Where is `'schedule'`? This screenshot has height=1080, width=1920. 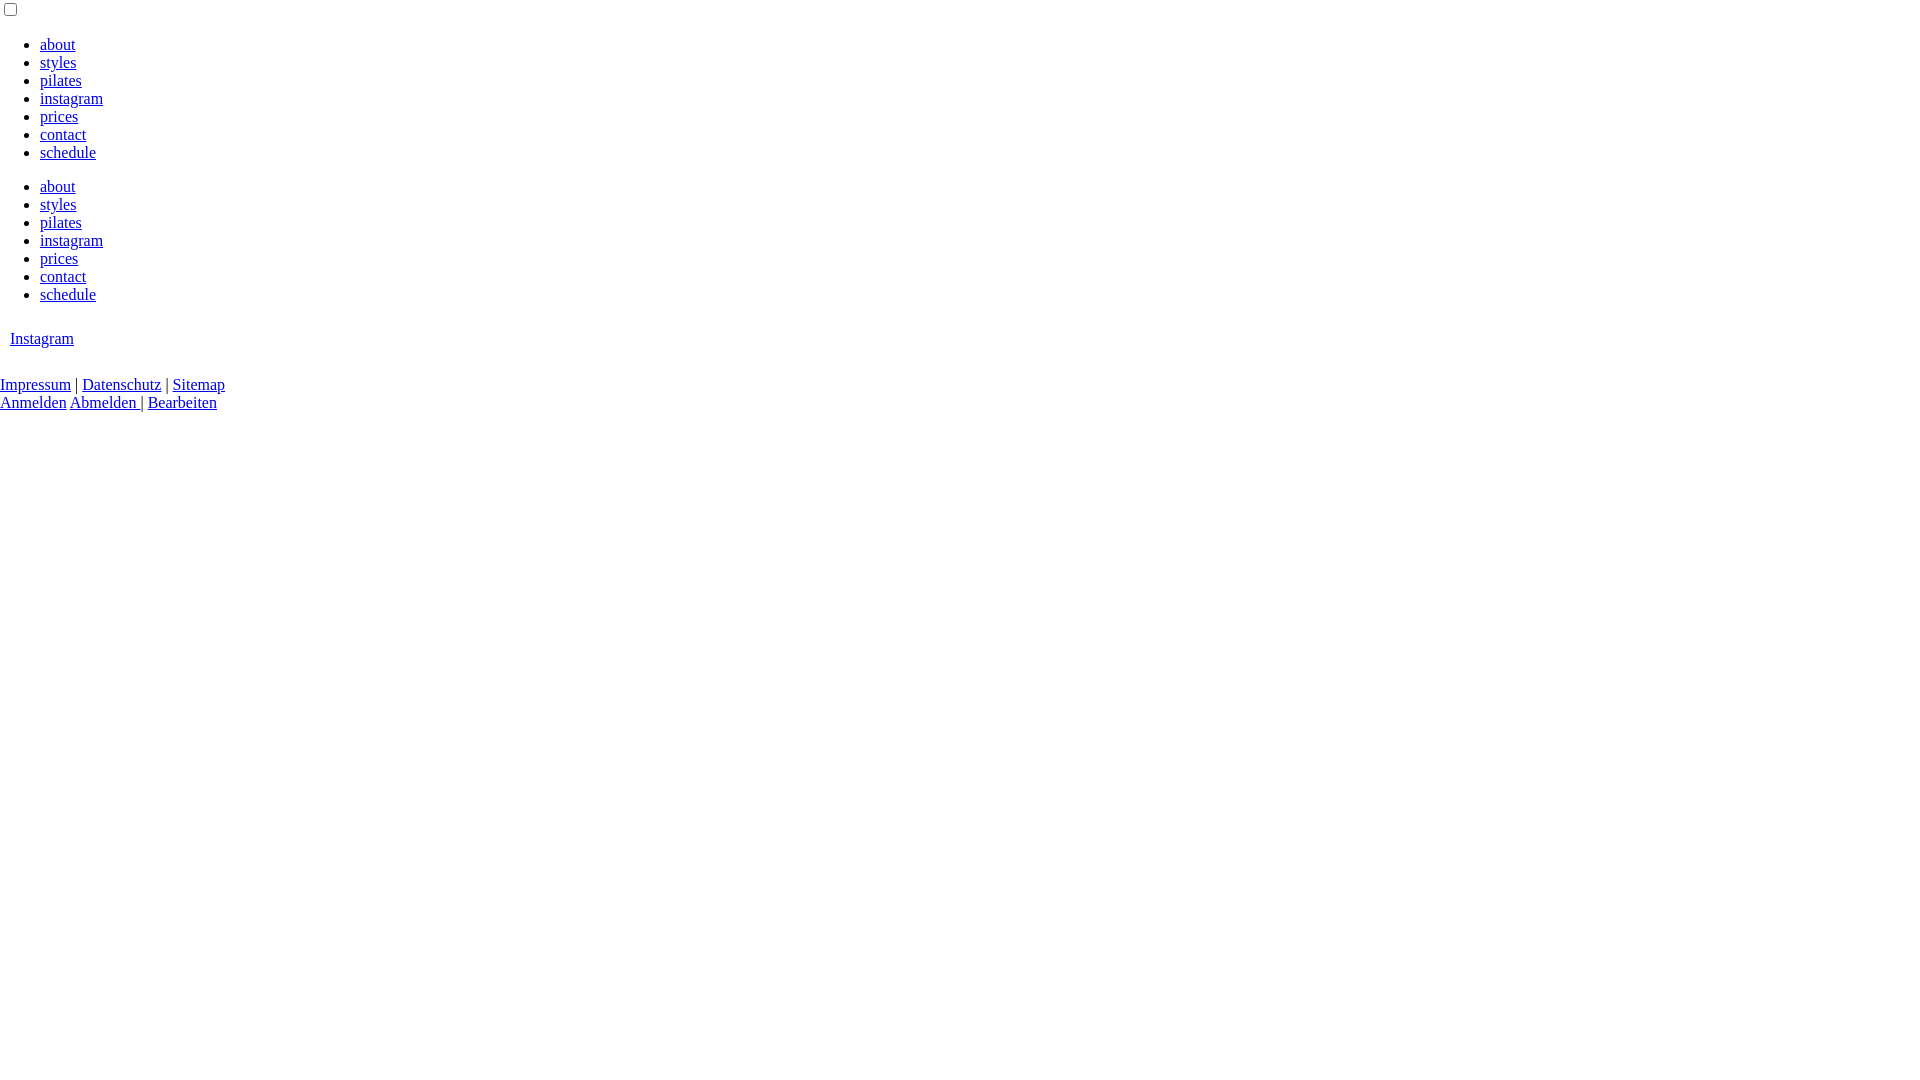 'schedule' is located at coordinates (67, 294).